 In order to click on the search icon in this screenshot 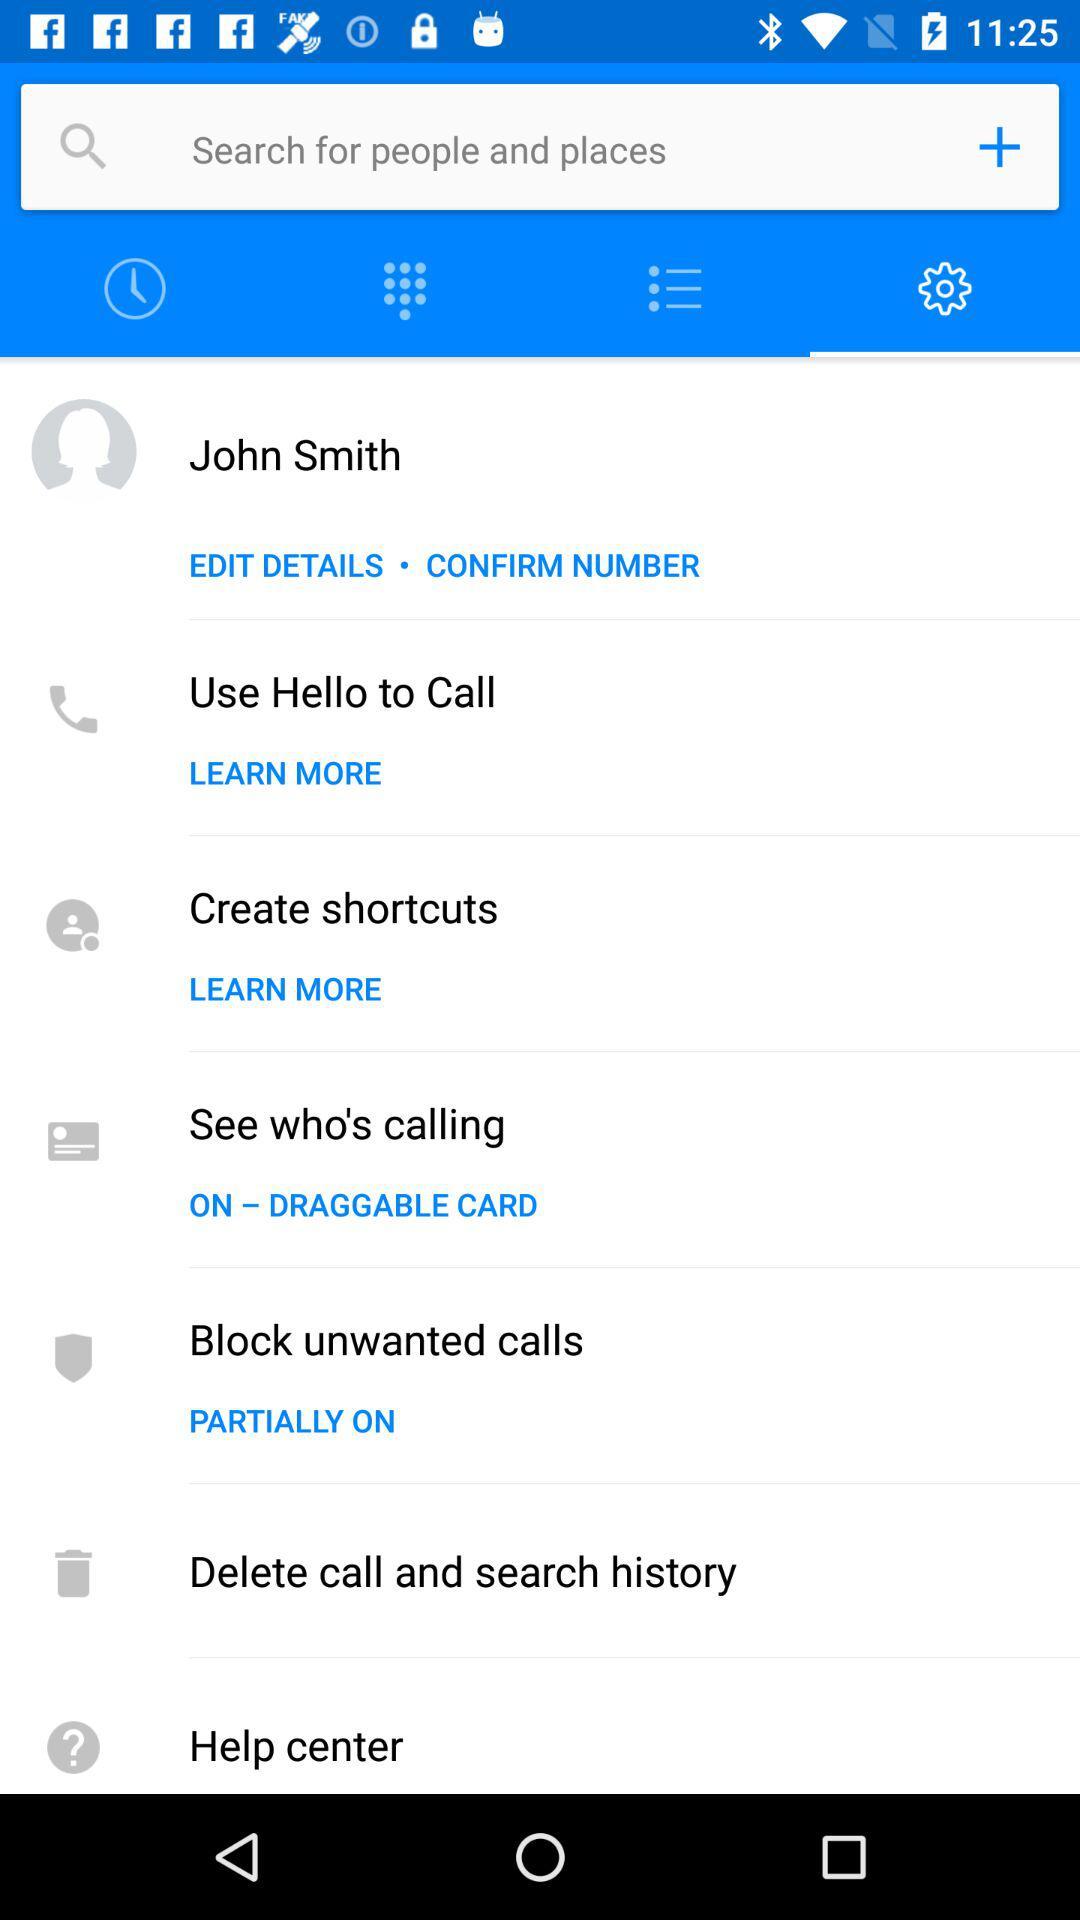, I will do `click(83, 146)`.